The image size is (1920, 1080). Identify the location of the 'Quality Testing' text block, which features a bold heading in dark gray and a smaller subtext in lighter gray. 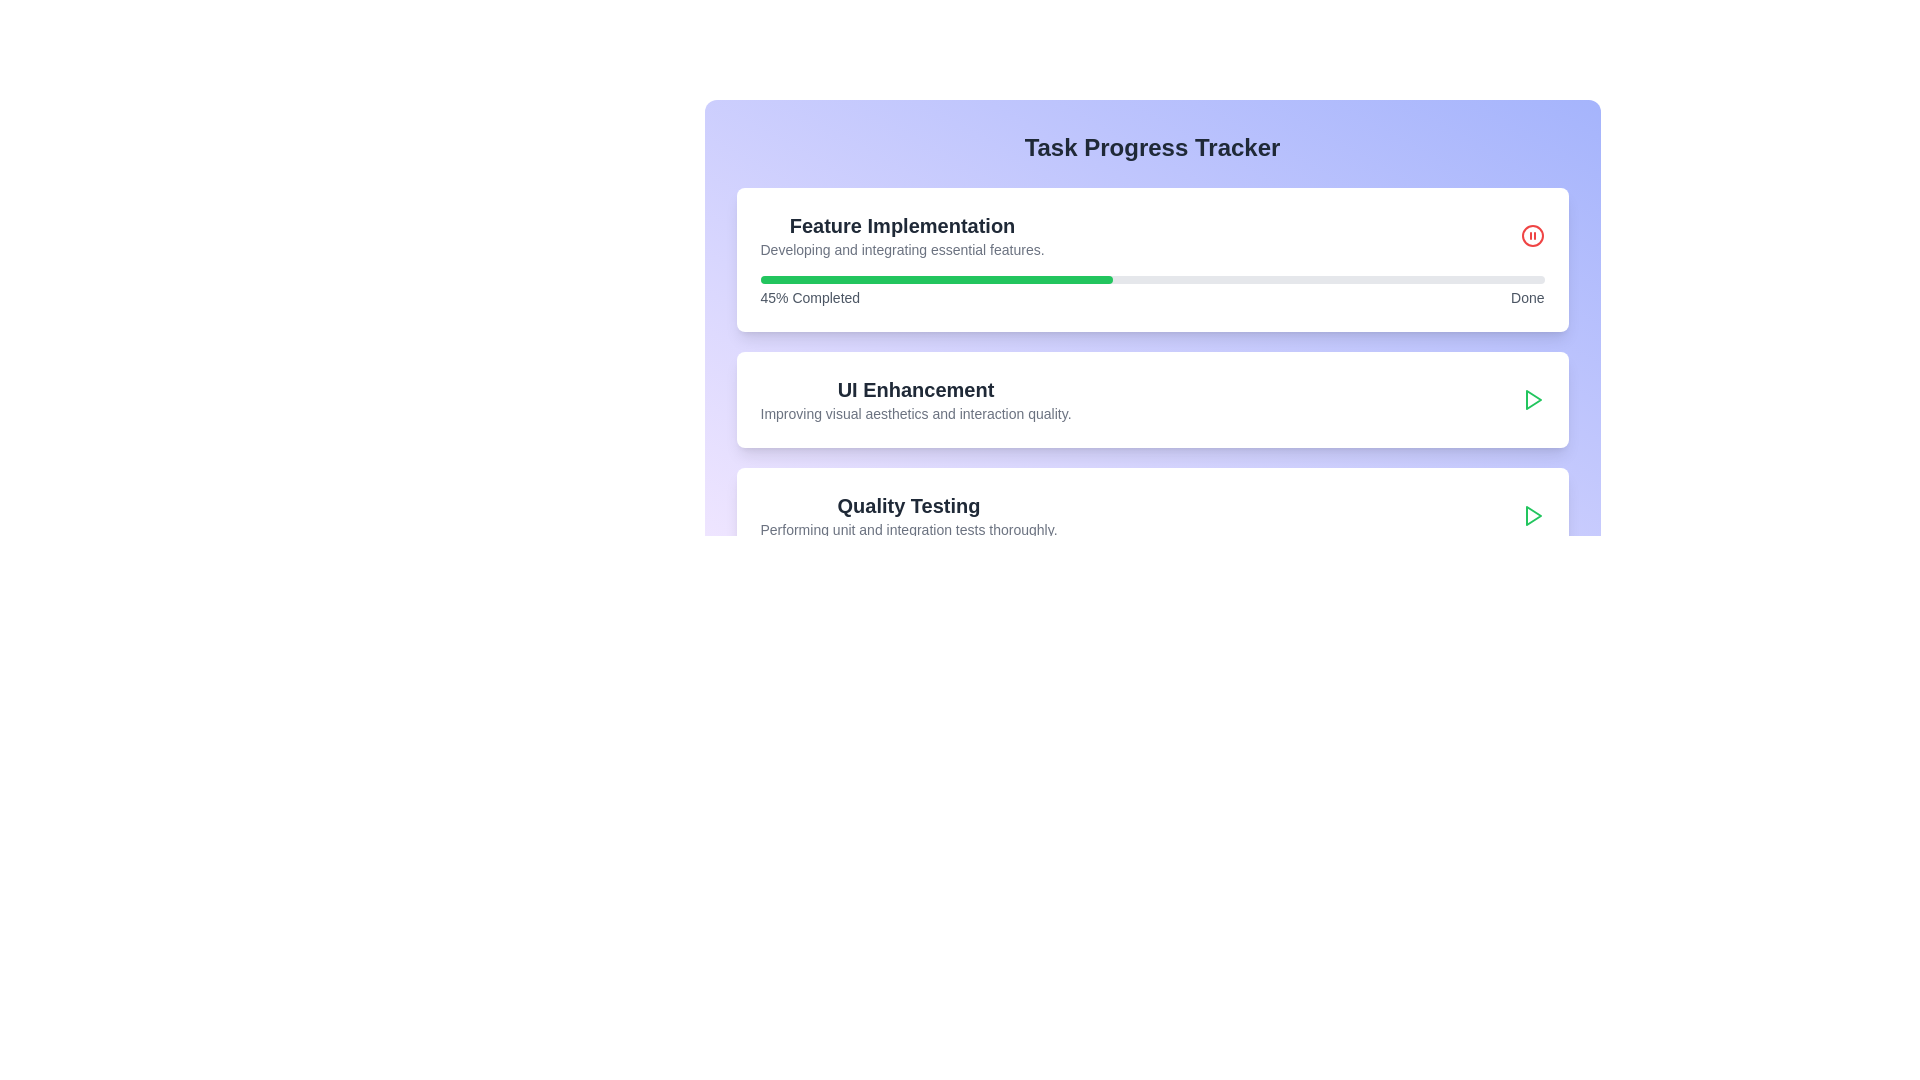
(907, 515).